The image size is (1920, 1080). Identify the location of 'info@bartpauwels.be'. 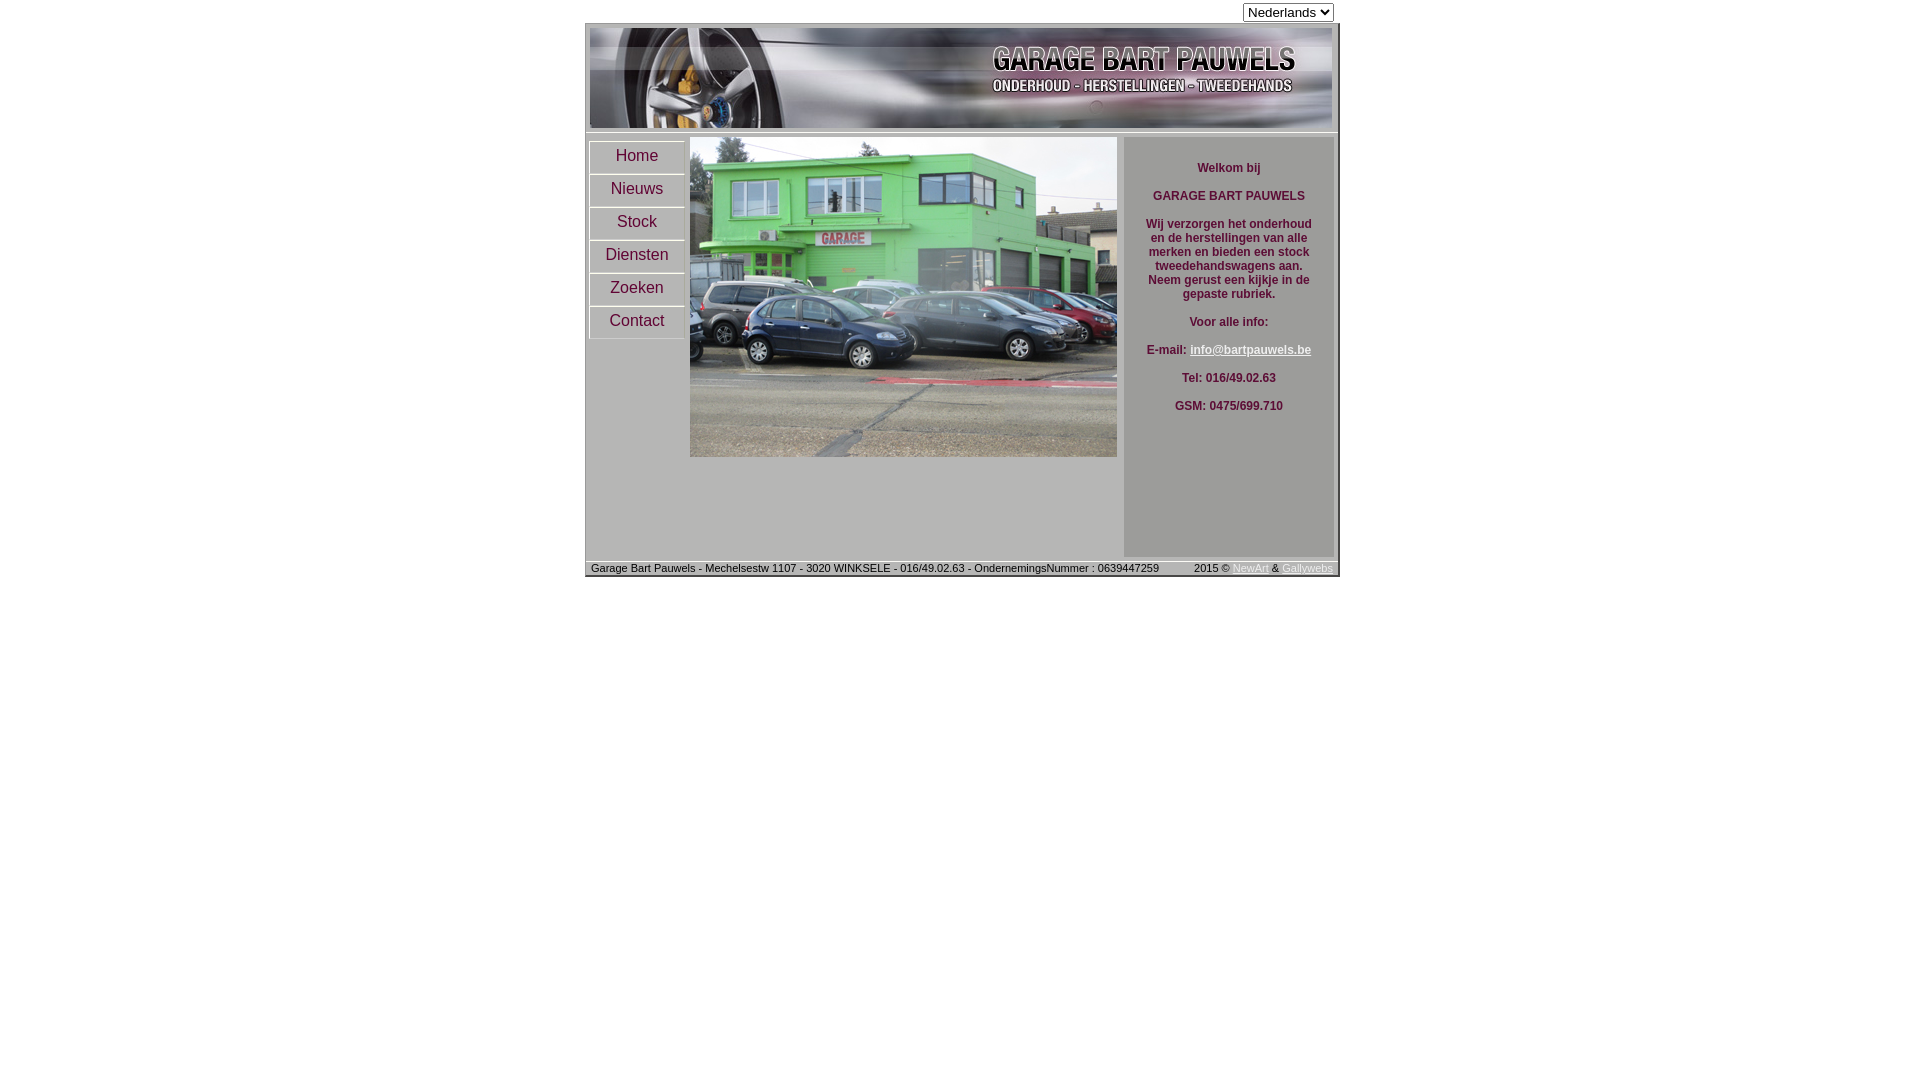
(1249, 349).